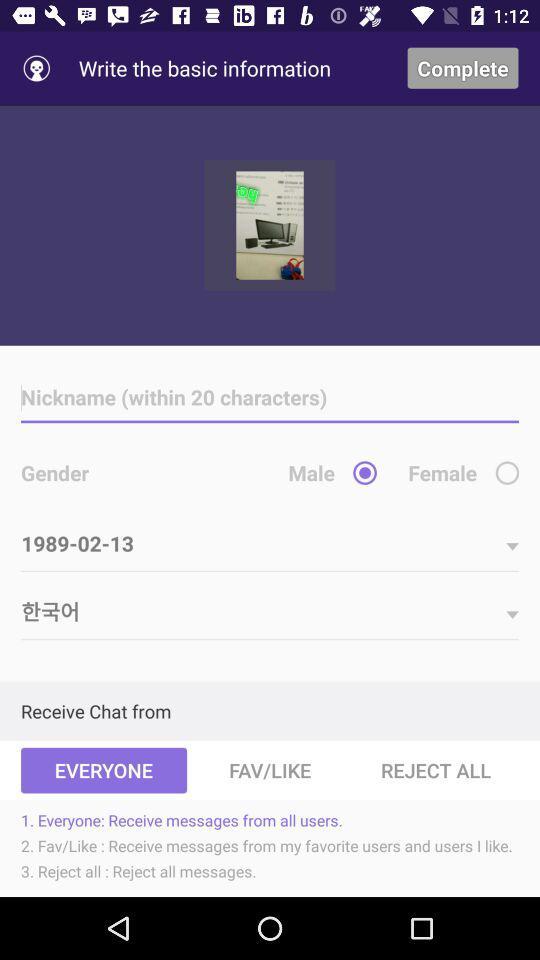 The image size is (540, 960). Describe the element at coordinates (270, 397) in the screenshot. I see `a nickname on form` at that location.